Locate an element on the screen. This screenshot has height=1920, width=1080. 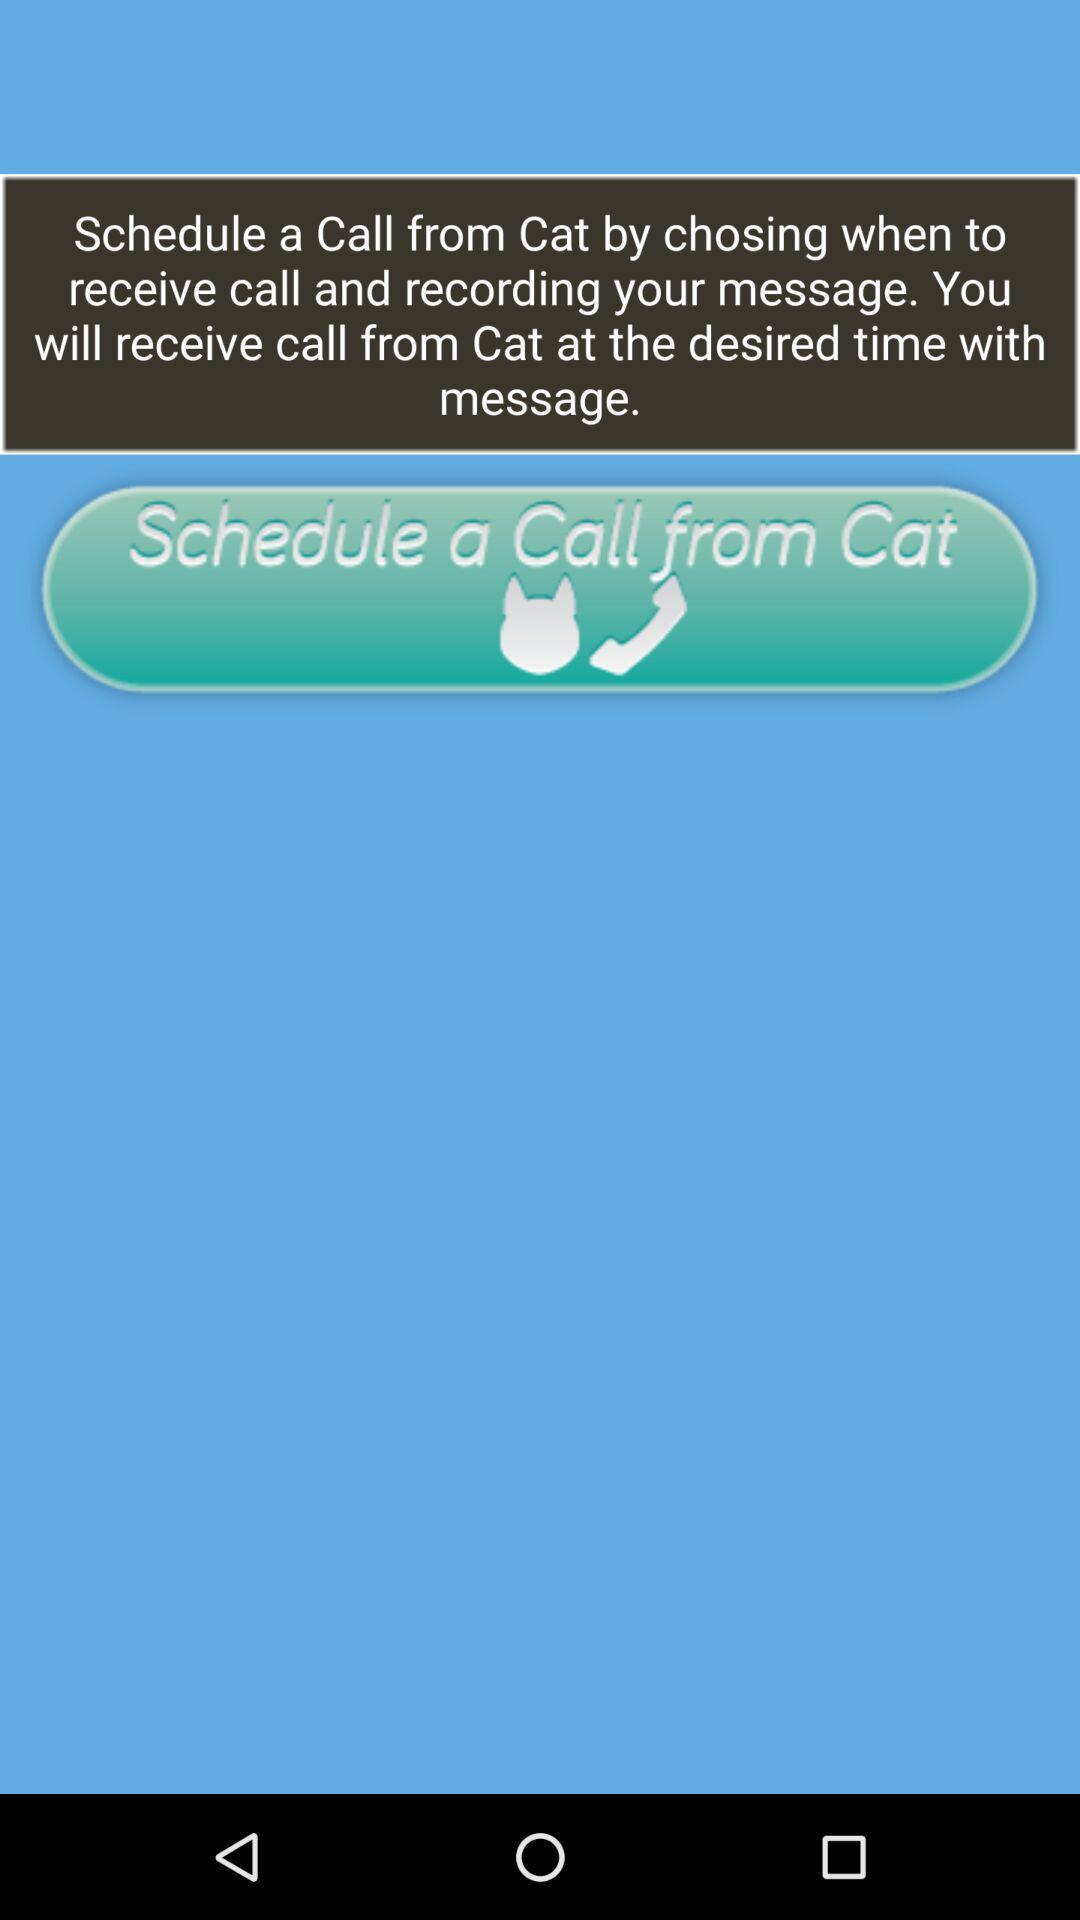
app below schedule a call app is located at coordinates (538, 587).